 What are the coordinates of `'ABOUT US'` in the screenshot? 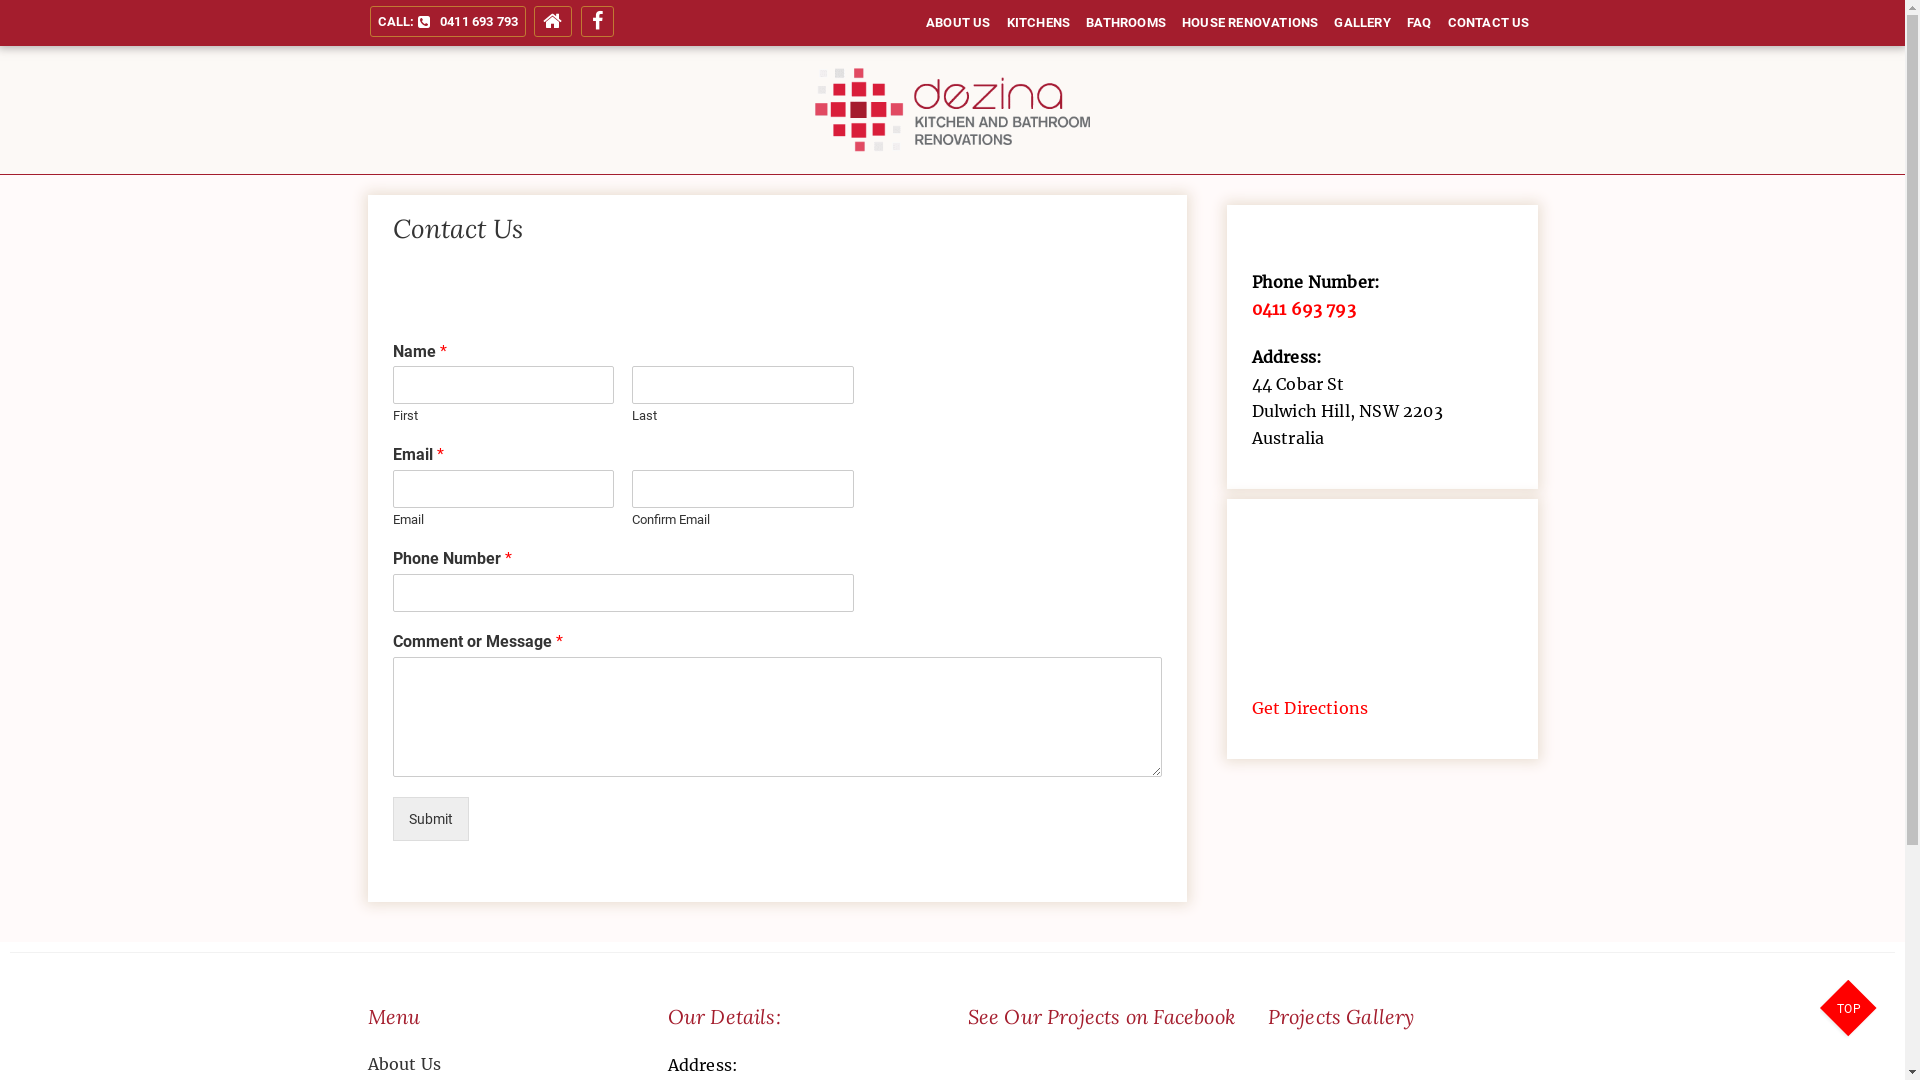 It's located at (916, 23).